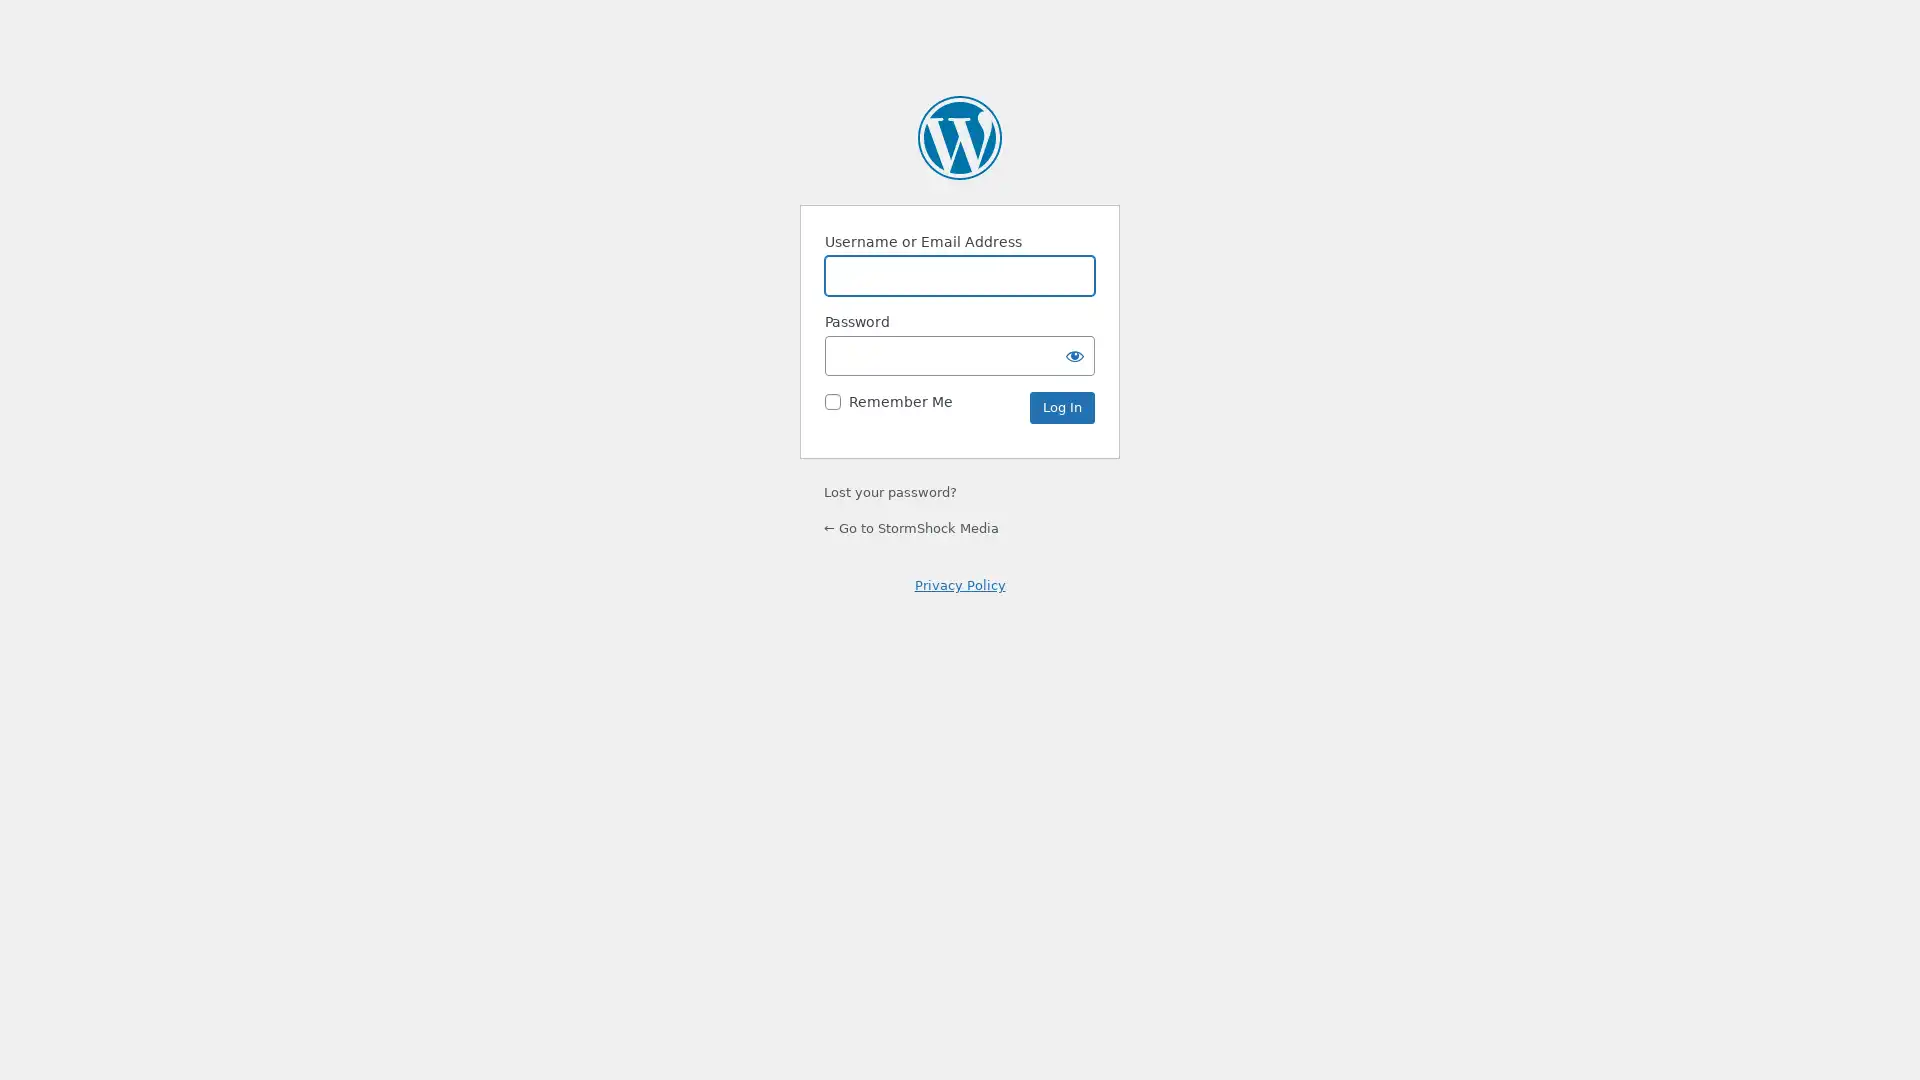  What do you see at coordinates (1061, 407) in the screenshot?
I see `Log In` at bounding box center [1061, 407].